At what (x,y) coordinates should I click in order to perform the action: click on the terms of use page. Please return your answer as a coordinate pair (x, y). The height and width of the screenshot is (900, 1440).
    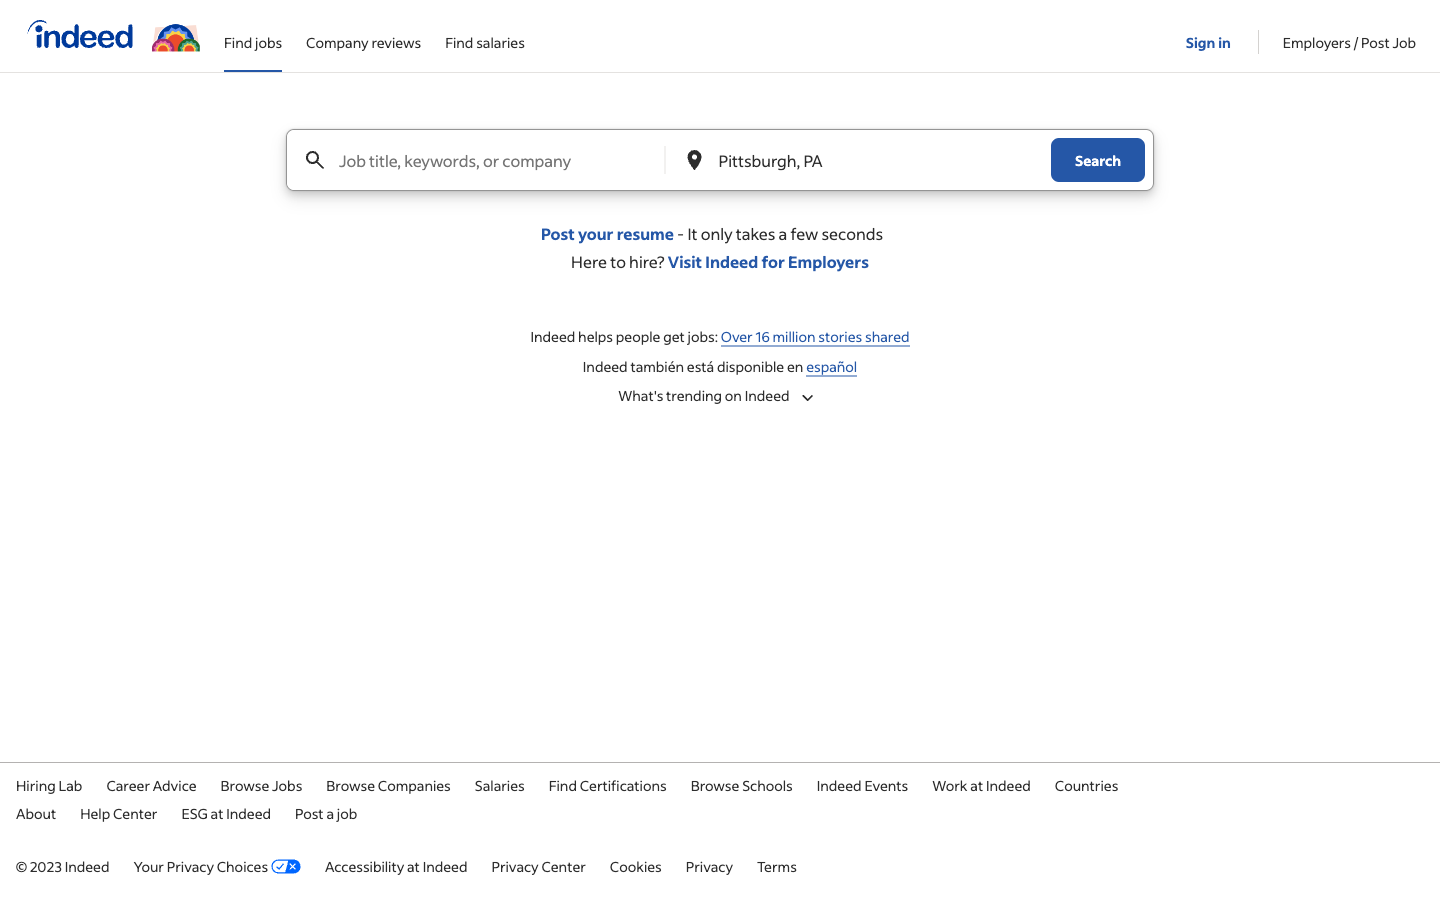
    Looking at the image, I should click on (776, 865).